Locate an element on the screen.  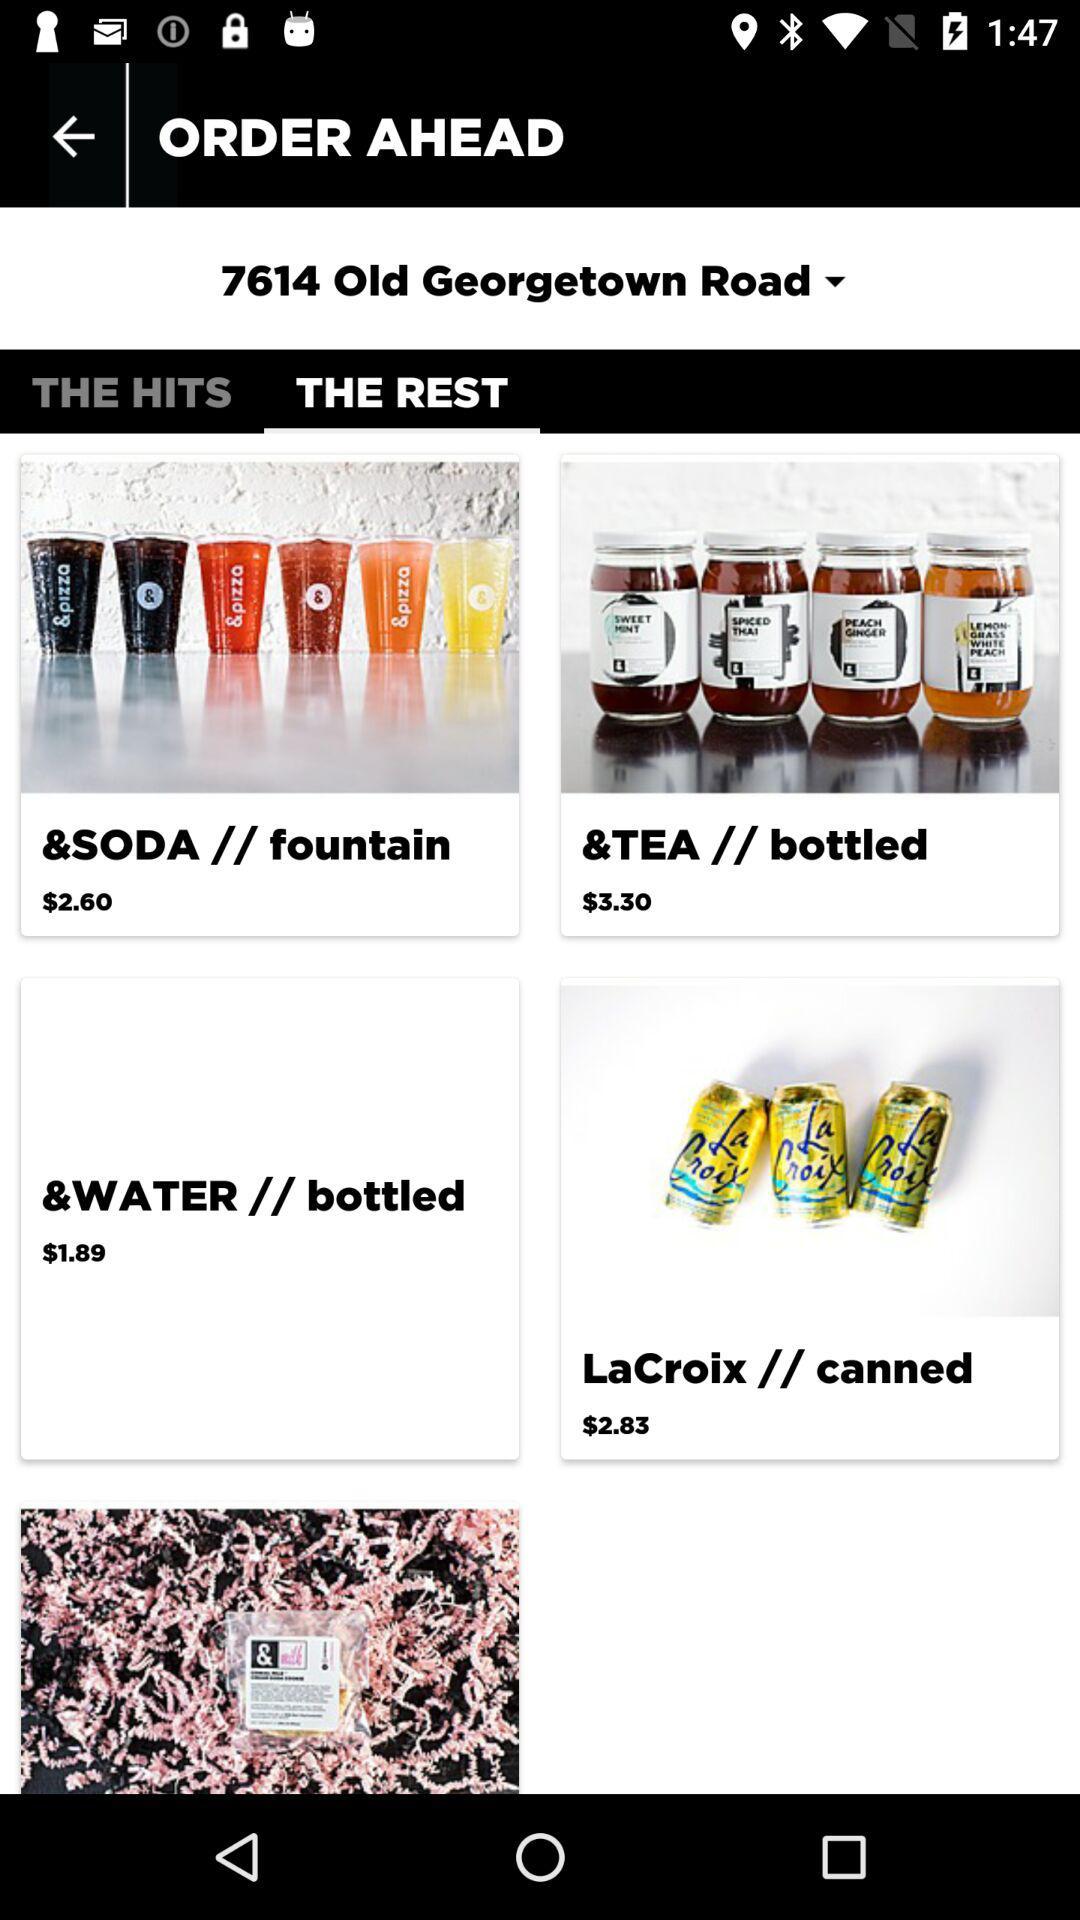
the item below the order ahead item is located at coordinates (538, 278).